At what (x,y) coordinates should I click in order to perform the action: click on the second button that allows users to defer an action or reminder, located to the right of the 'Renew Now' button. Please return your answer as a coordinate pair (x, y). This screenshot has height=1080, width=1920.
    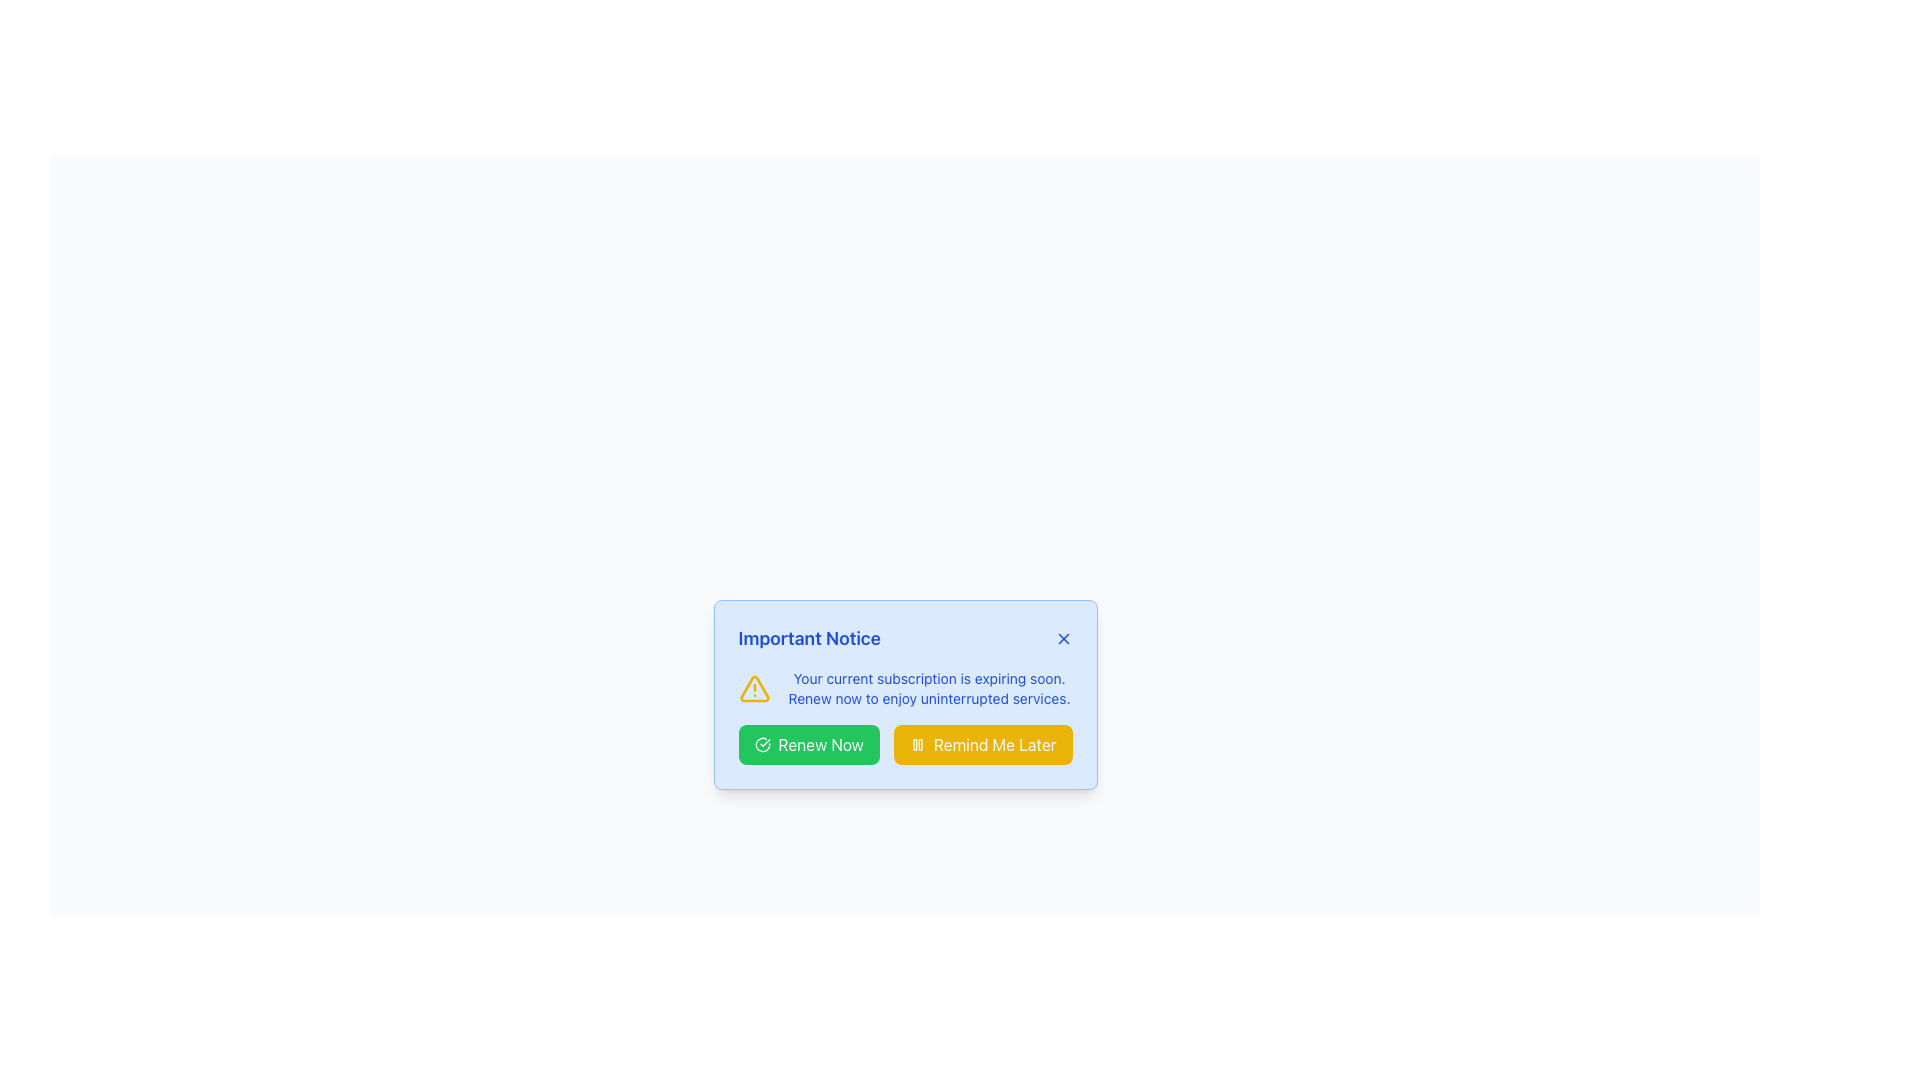
    Looking at the image, I should click on (983, 744).